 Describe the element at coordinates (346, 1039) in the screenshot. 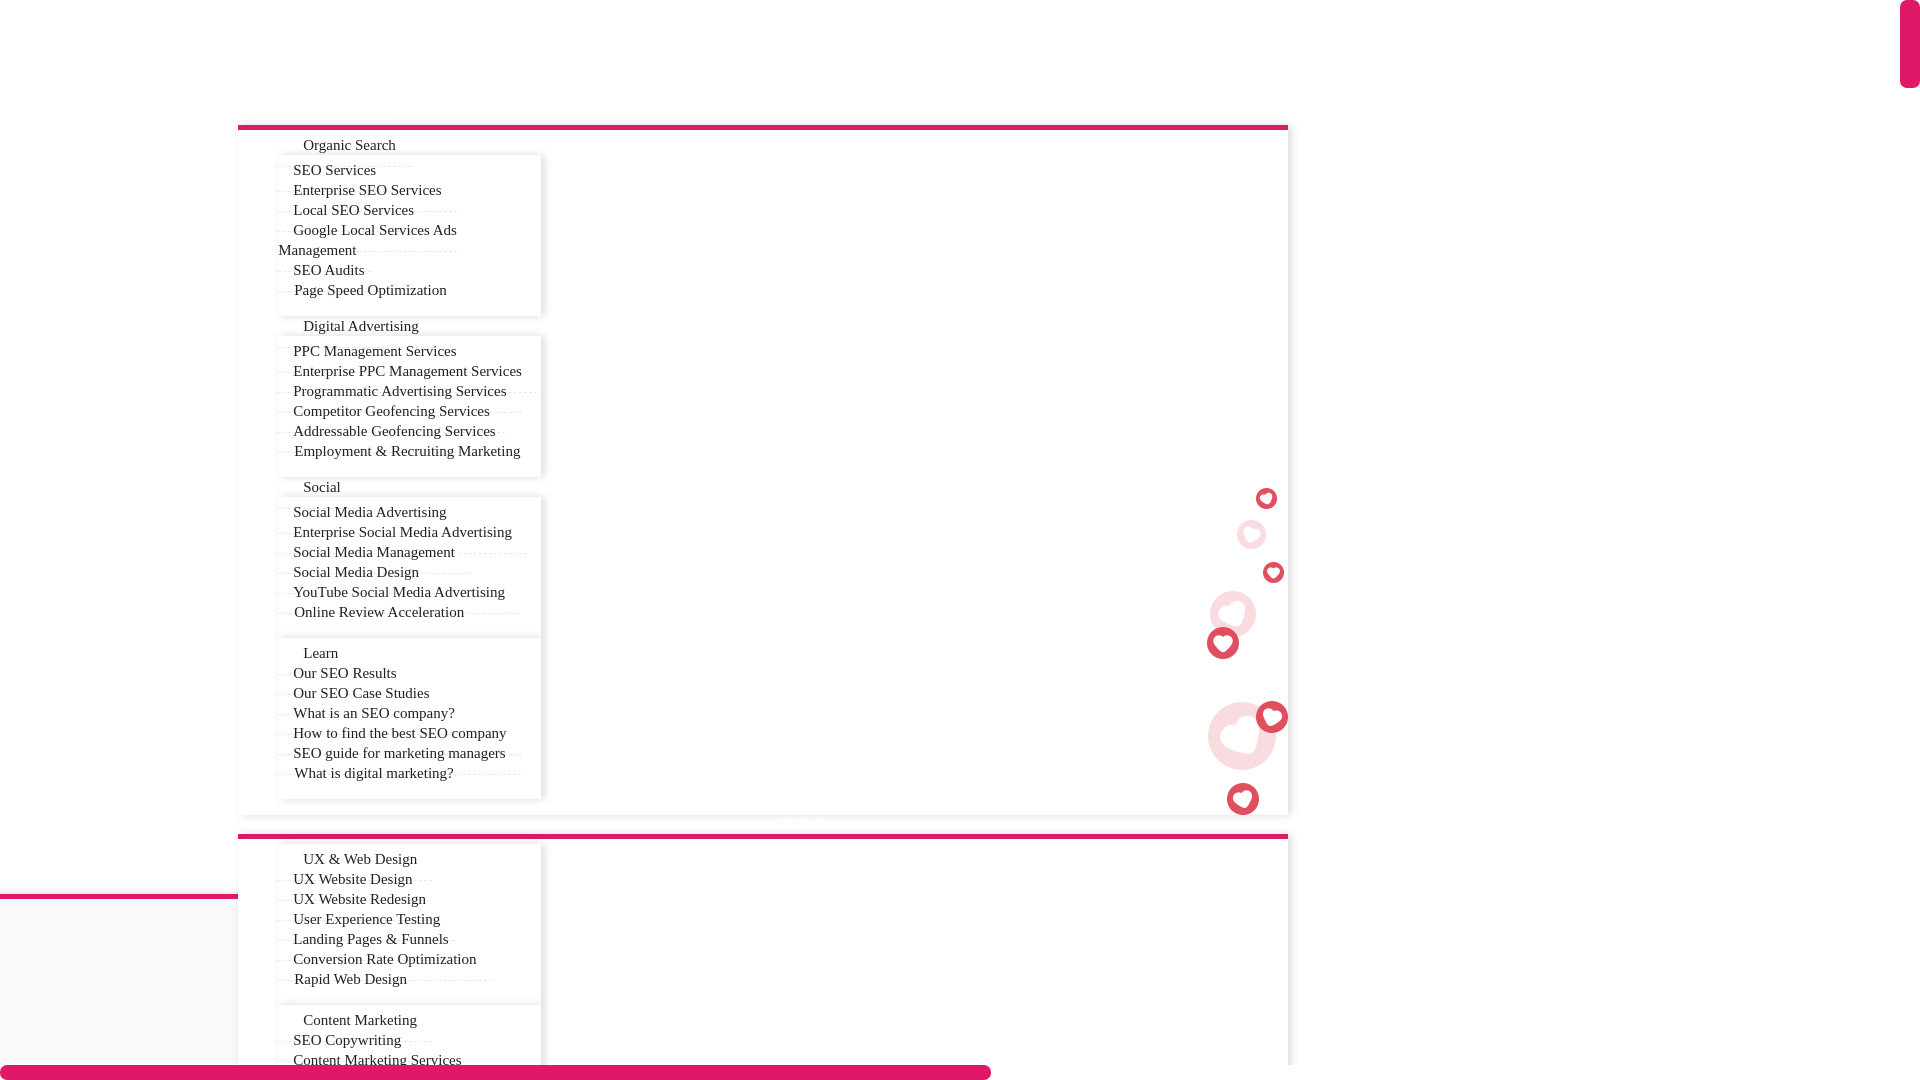

I see `'SEO Copywriting'` at that location.